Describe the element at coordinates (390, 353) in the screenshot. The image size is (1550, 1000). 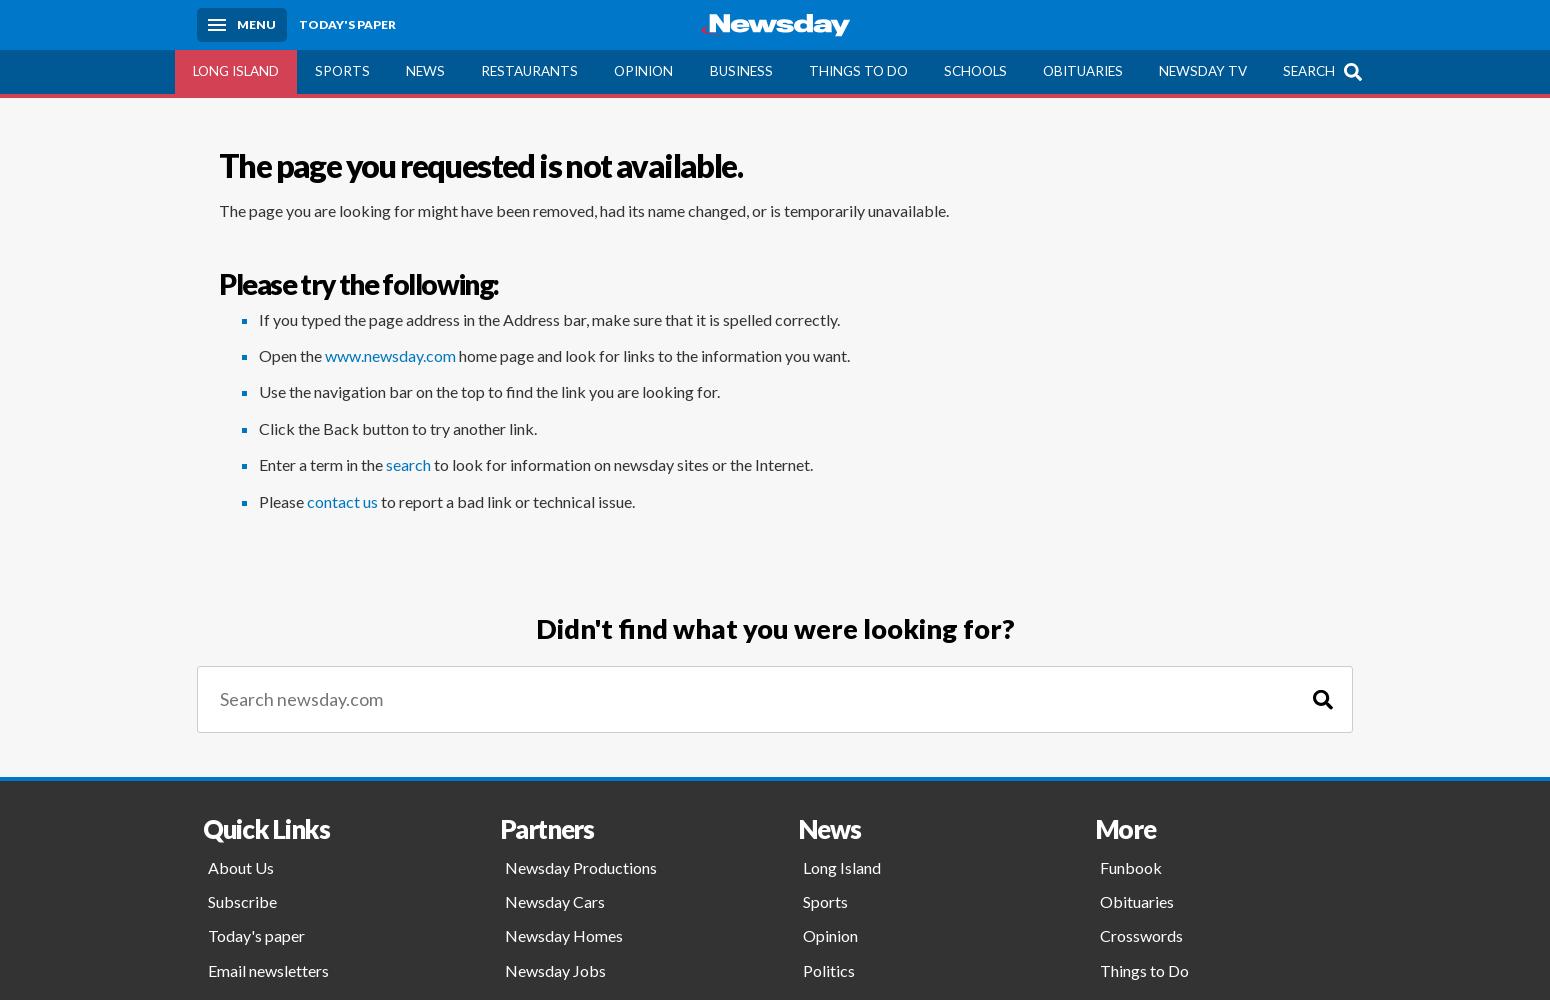
I see `'www.newsday.com'` at that location.